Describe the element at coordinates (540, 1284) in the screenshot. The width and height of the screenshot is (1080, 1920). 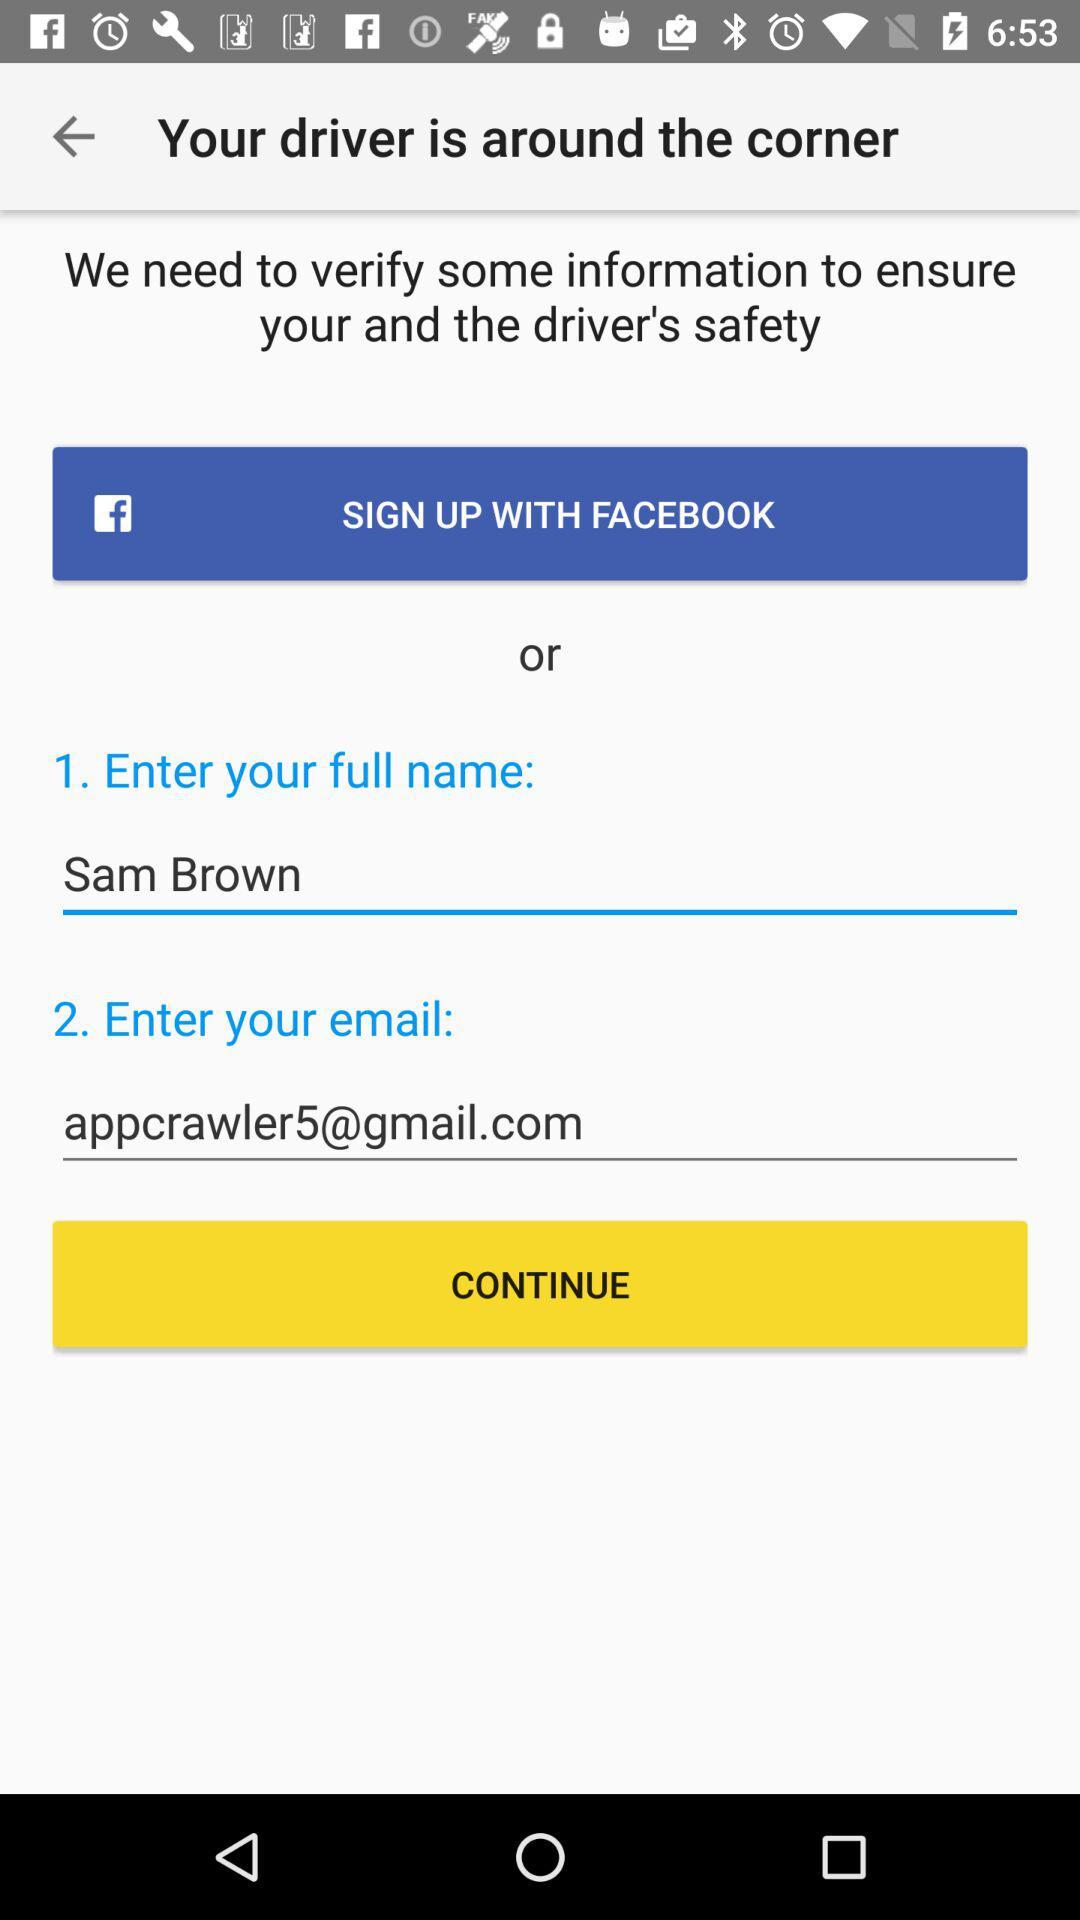
I see `the icon below the appcrawler5@gmail.com icon` at that location.